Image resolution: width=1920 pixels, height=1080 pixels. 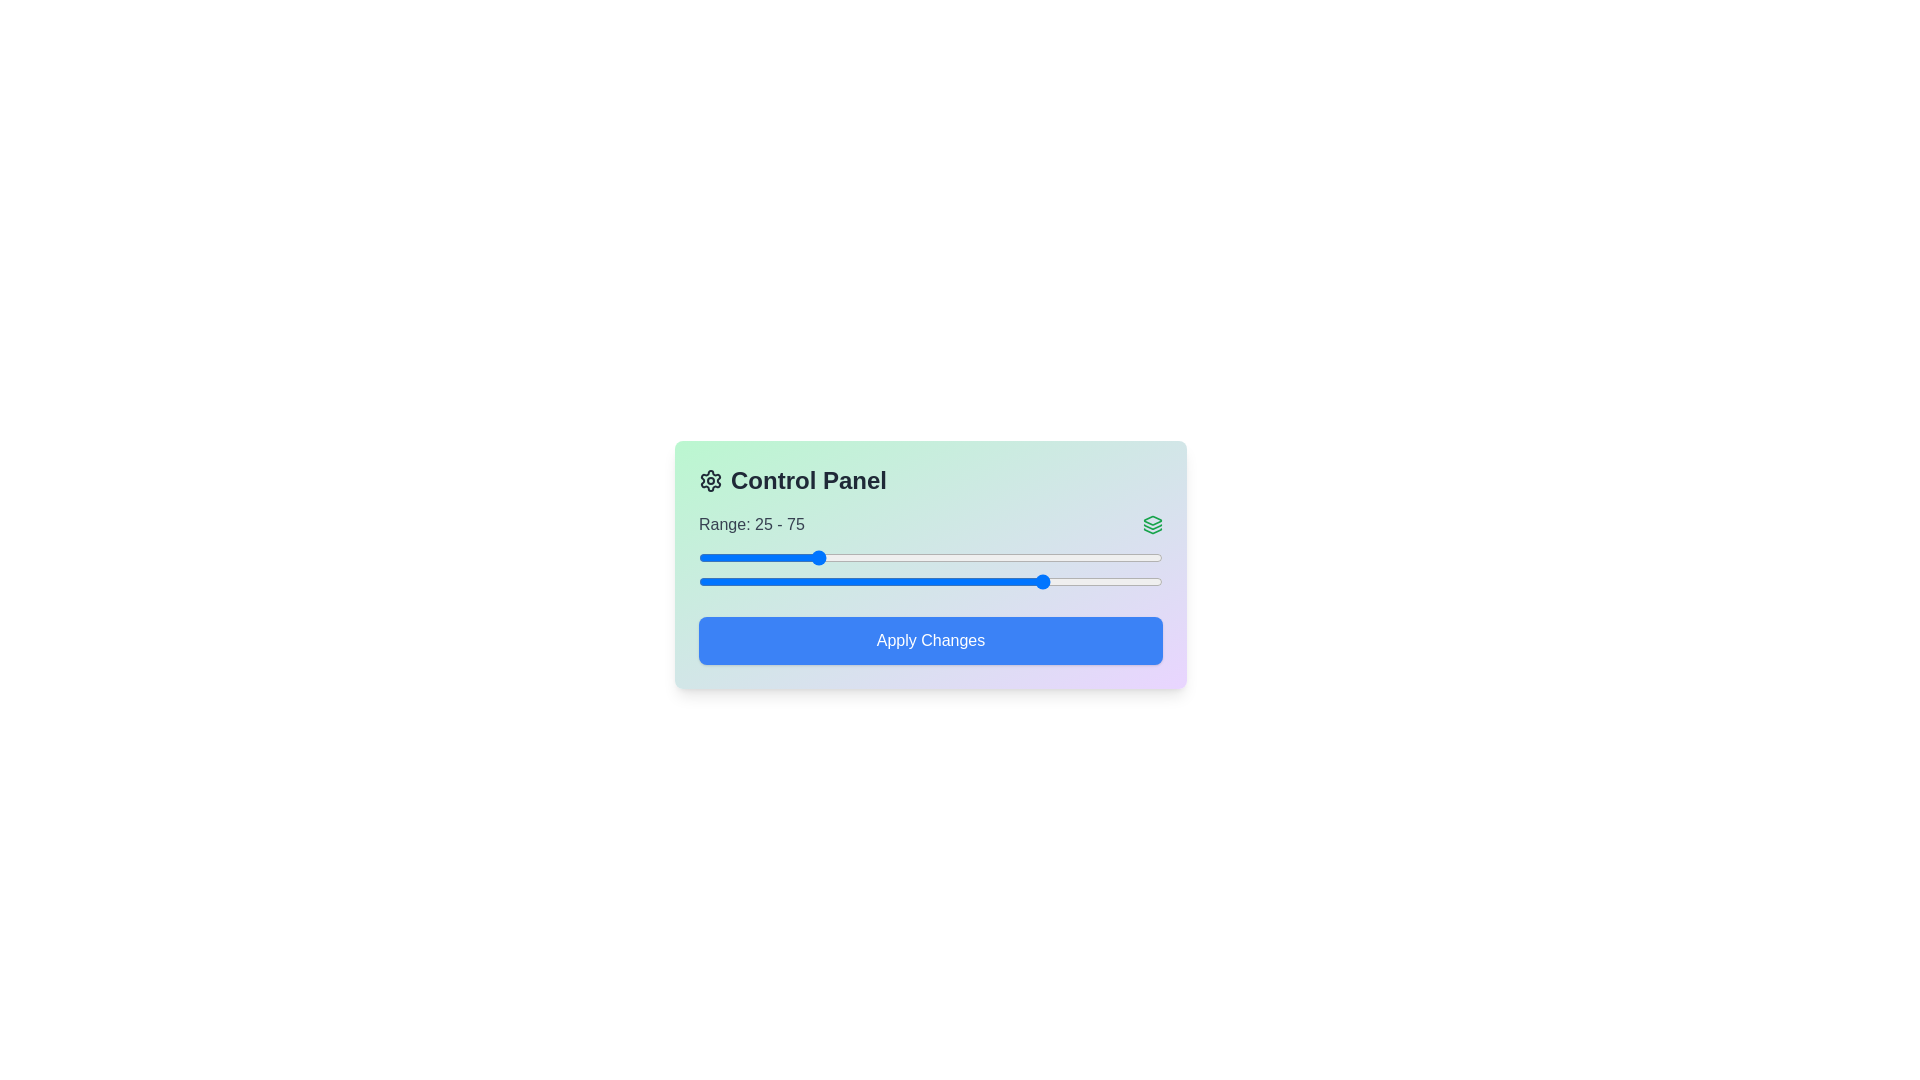 I want to click on the left slider to set the starting value to 43, so click(x=897, y=558).